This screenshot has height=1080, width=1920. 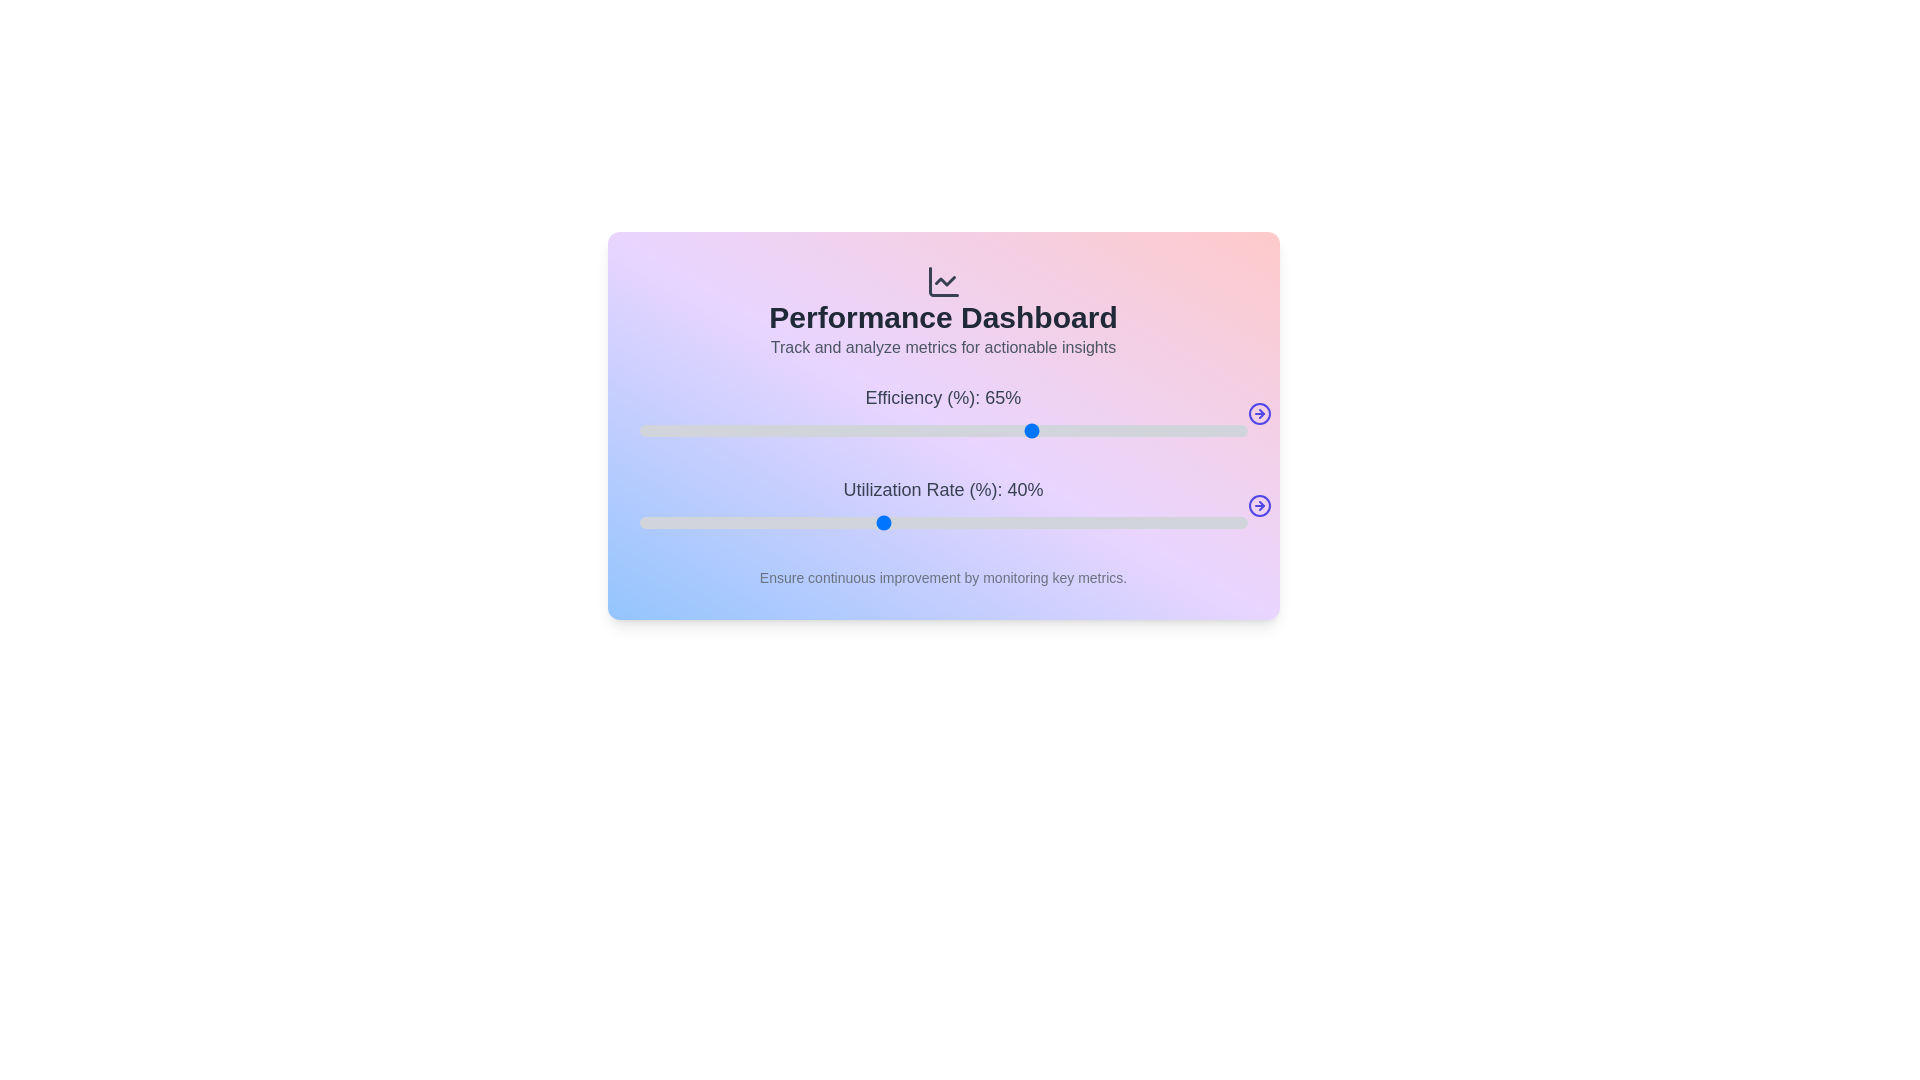 What do you see at coordinates (1234, 522) in the screenshot?
I see `the Utilization Rate slider to 98%` at bounding box center [1234, 522].